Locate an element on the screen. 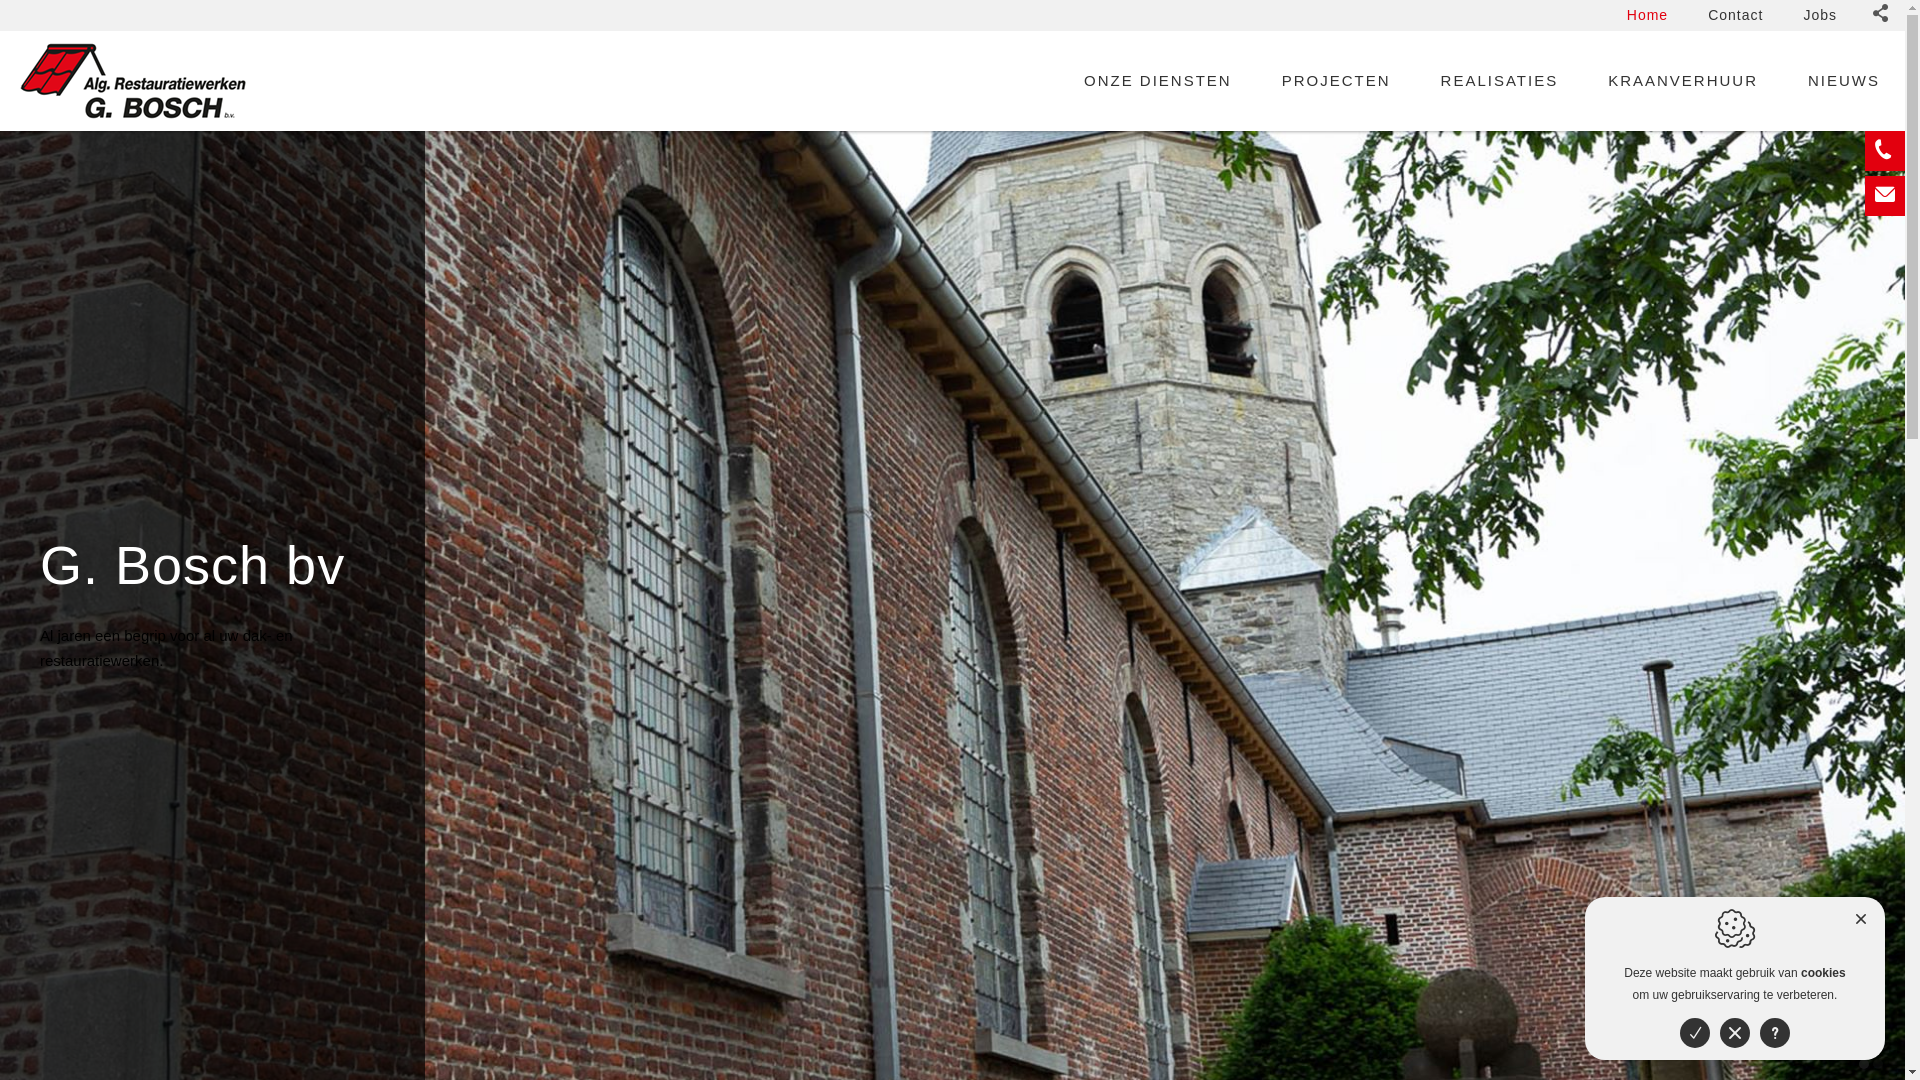 Image resolution: width=1920 pixels, height=1080 pixels. 'Weigeren' is located at coordinates (1733, 1033).